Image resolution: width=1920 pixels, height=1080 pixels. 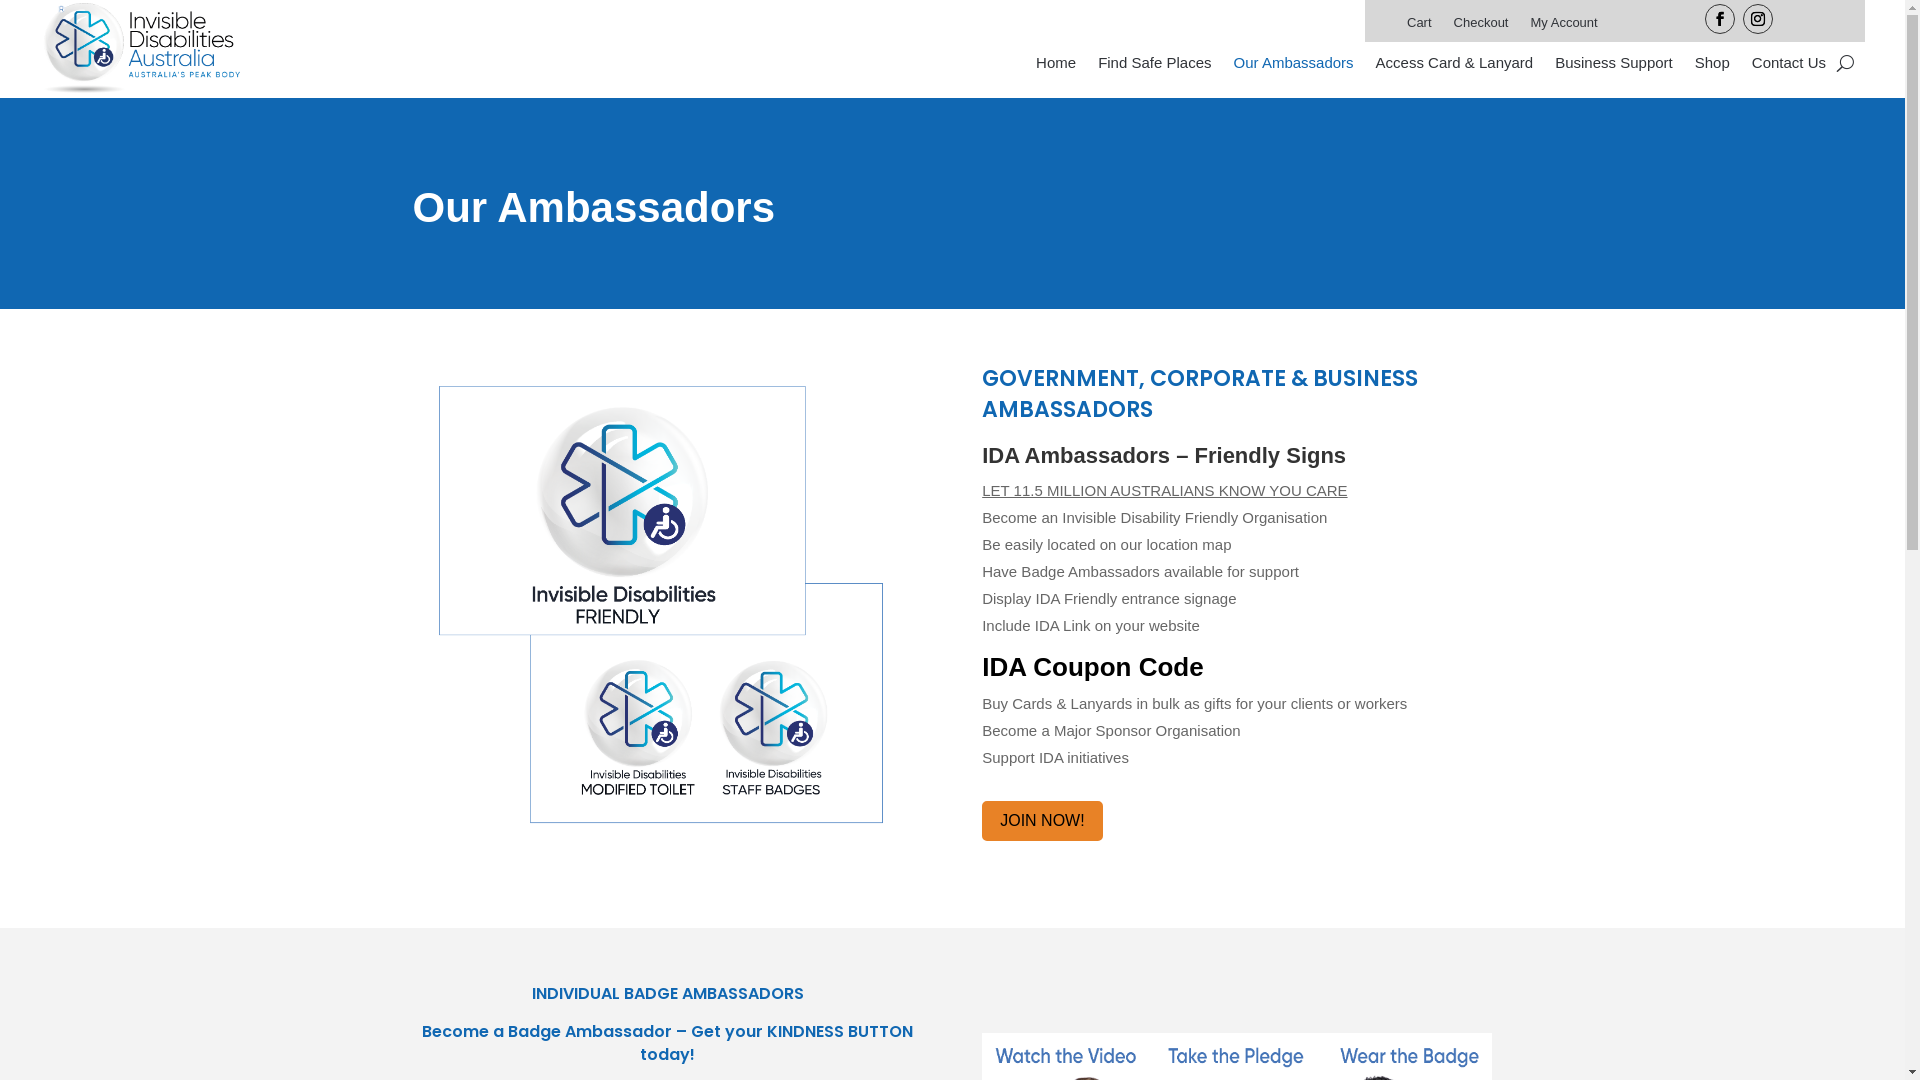 I want to click on 'Shop', so click(x=1711, y=65).